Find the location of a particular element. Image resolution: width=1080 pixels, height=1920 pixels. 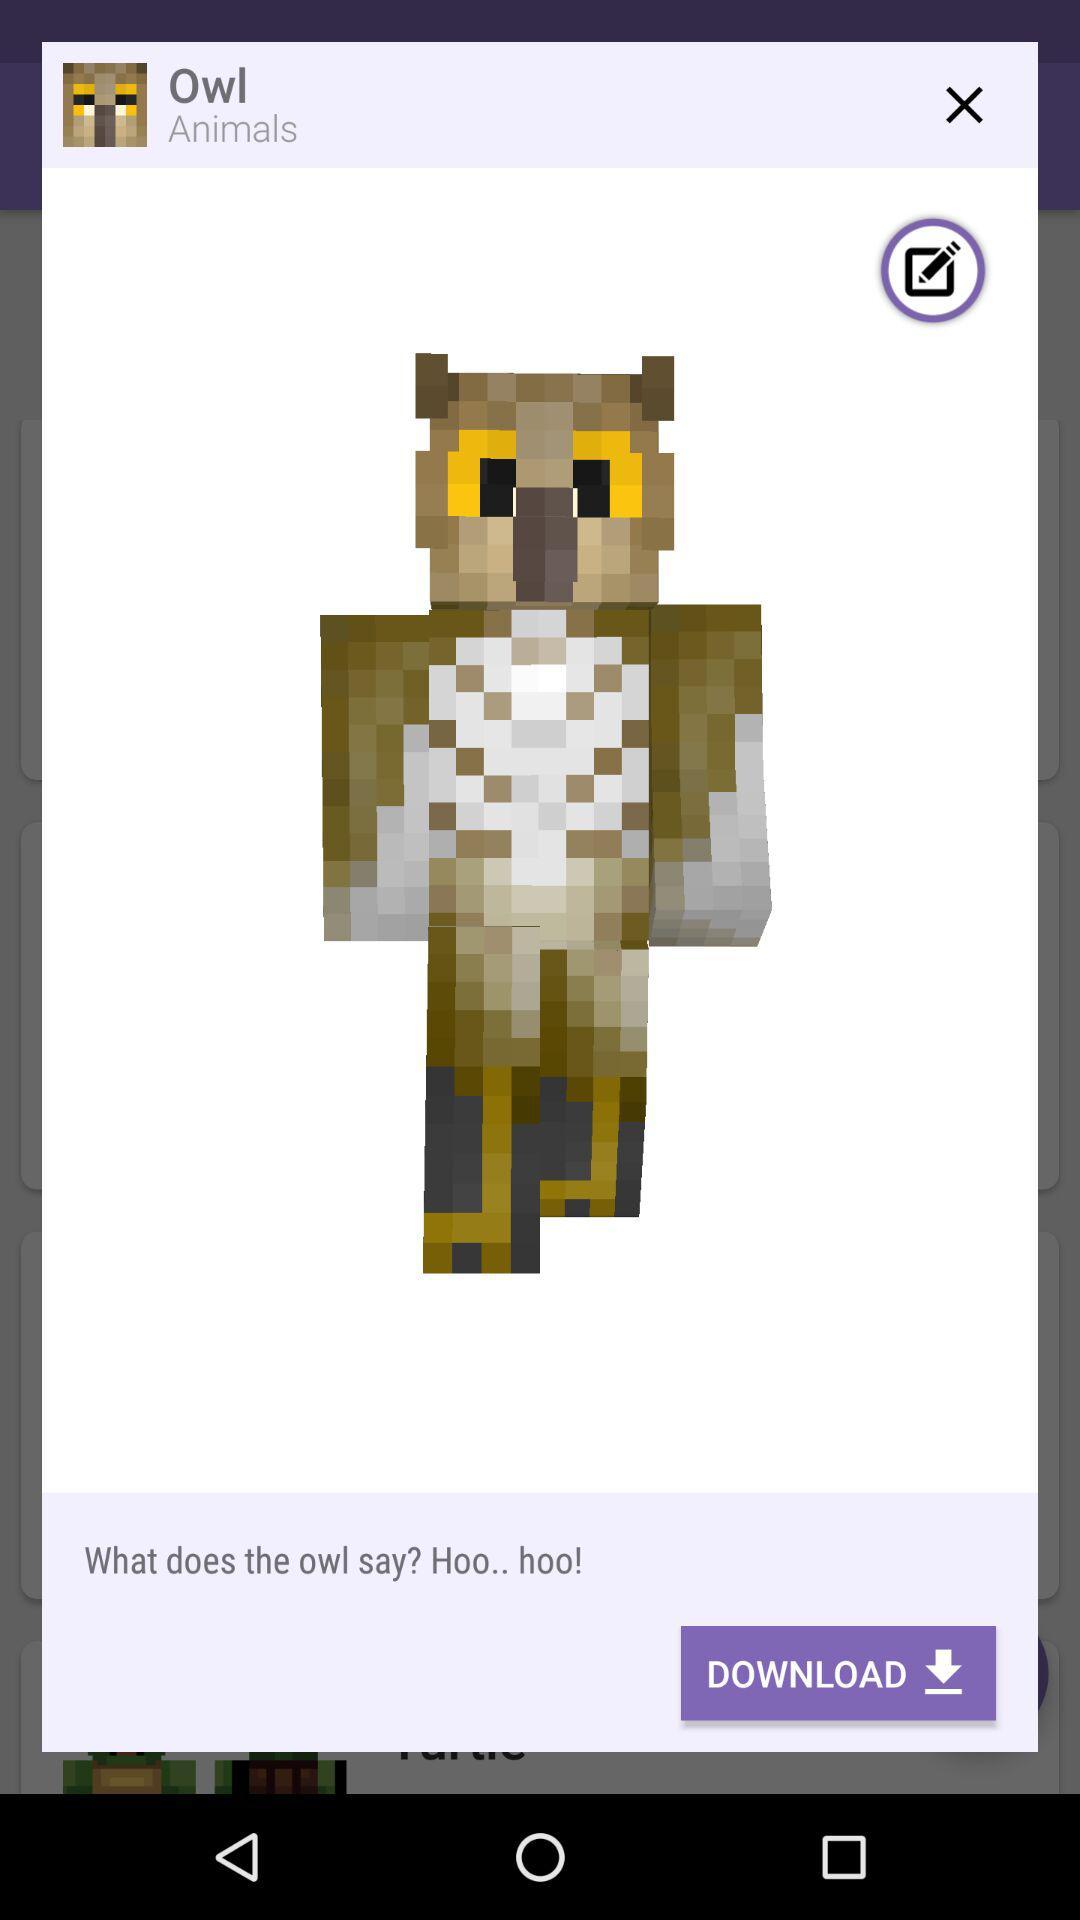

box is located at coordinates (963, 104).